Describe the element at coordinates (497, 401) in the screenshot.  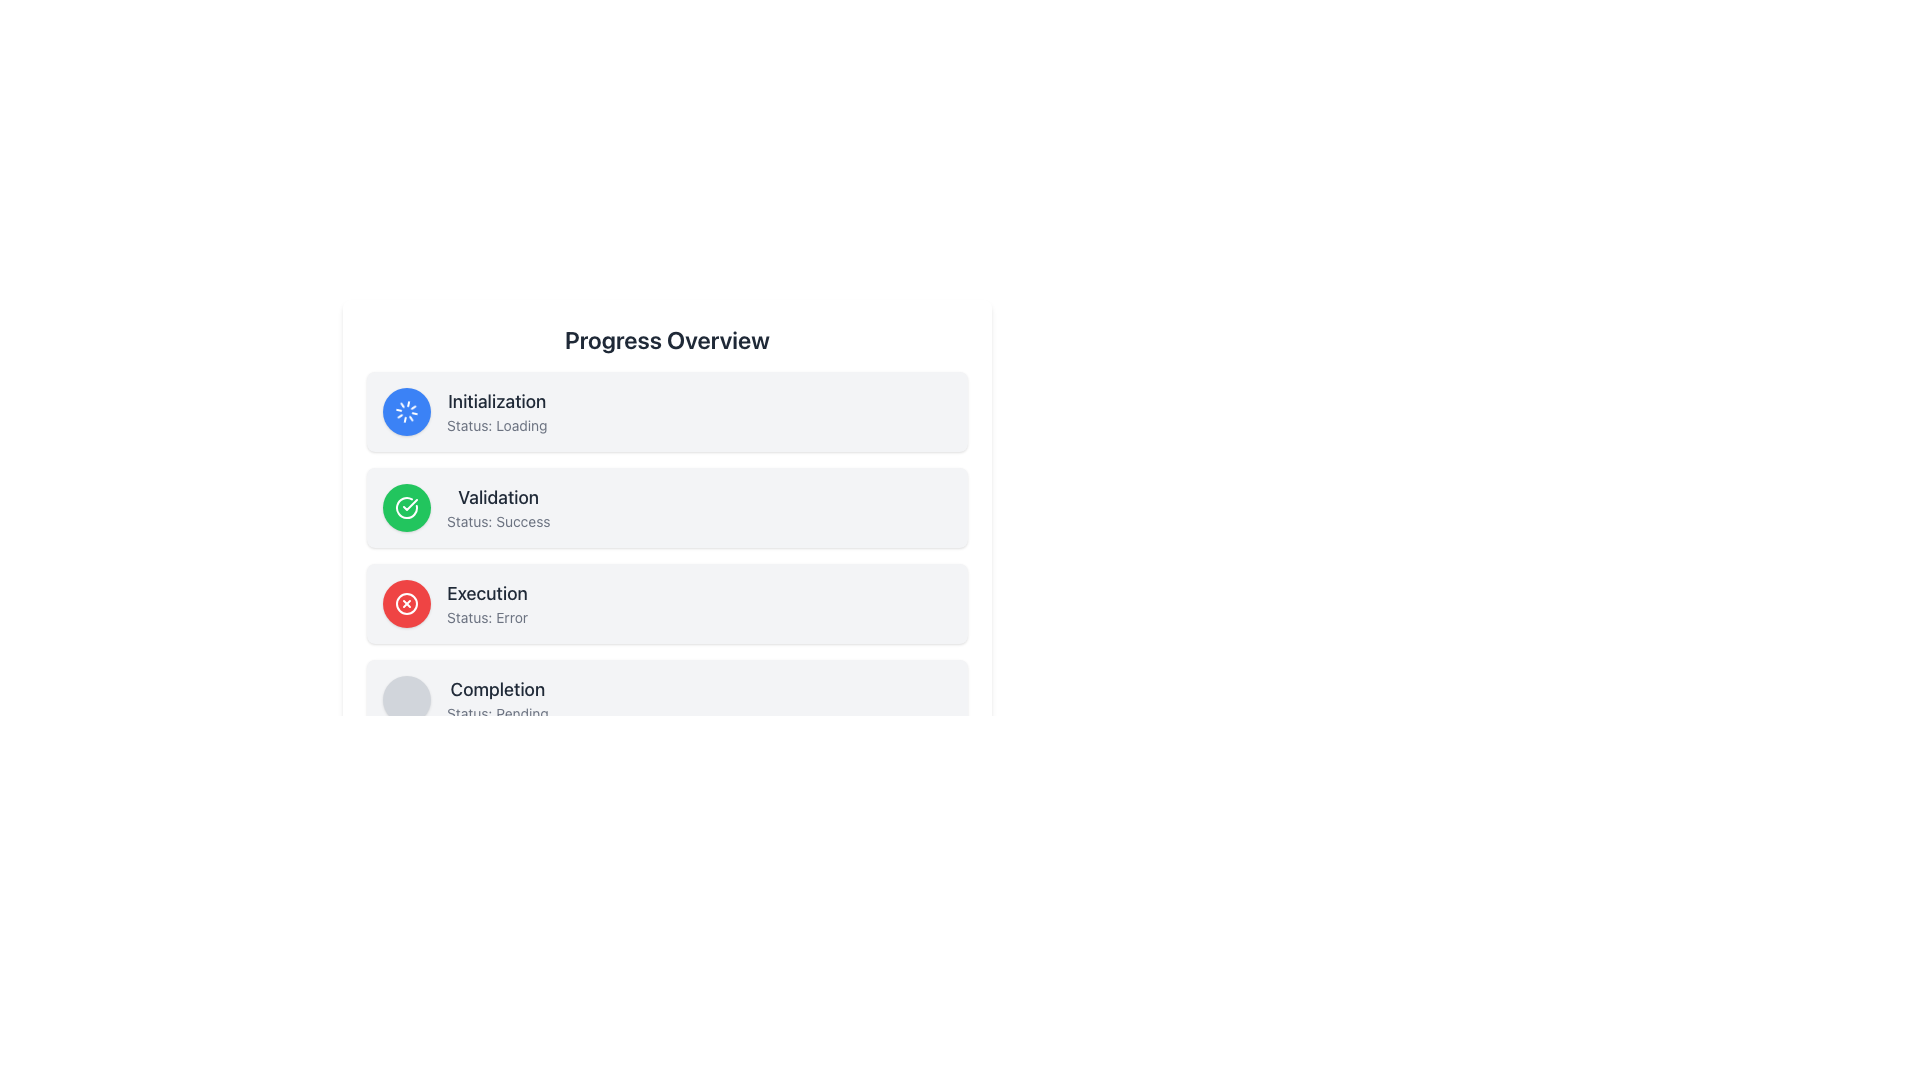
I see `the 'Initialization' text label, which is positioned at the top left corner of a card-like section in a vertical progress tracker, displaying bold text in medium gray color` at that location.